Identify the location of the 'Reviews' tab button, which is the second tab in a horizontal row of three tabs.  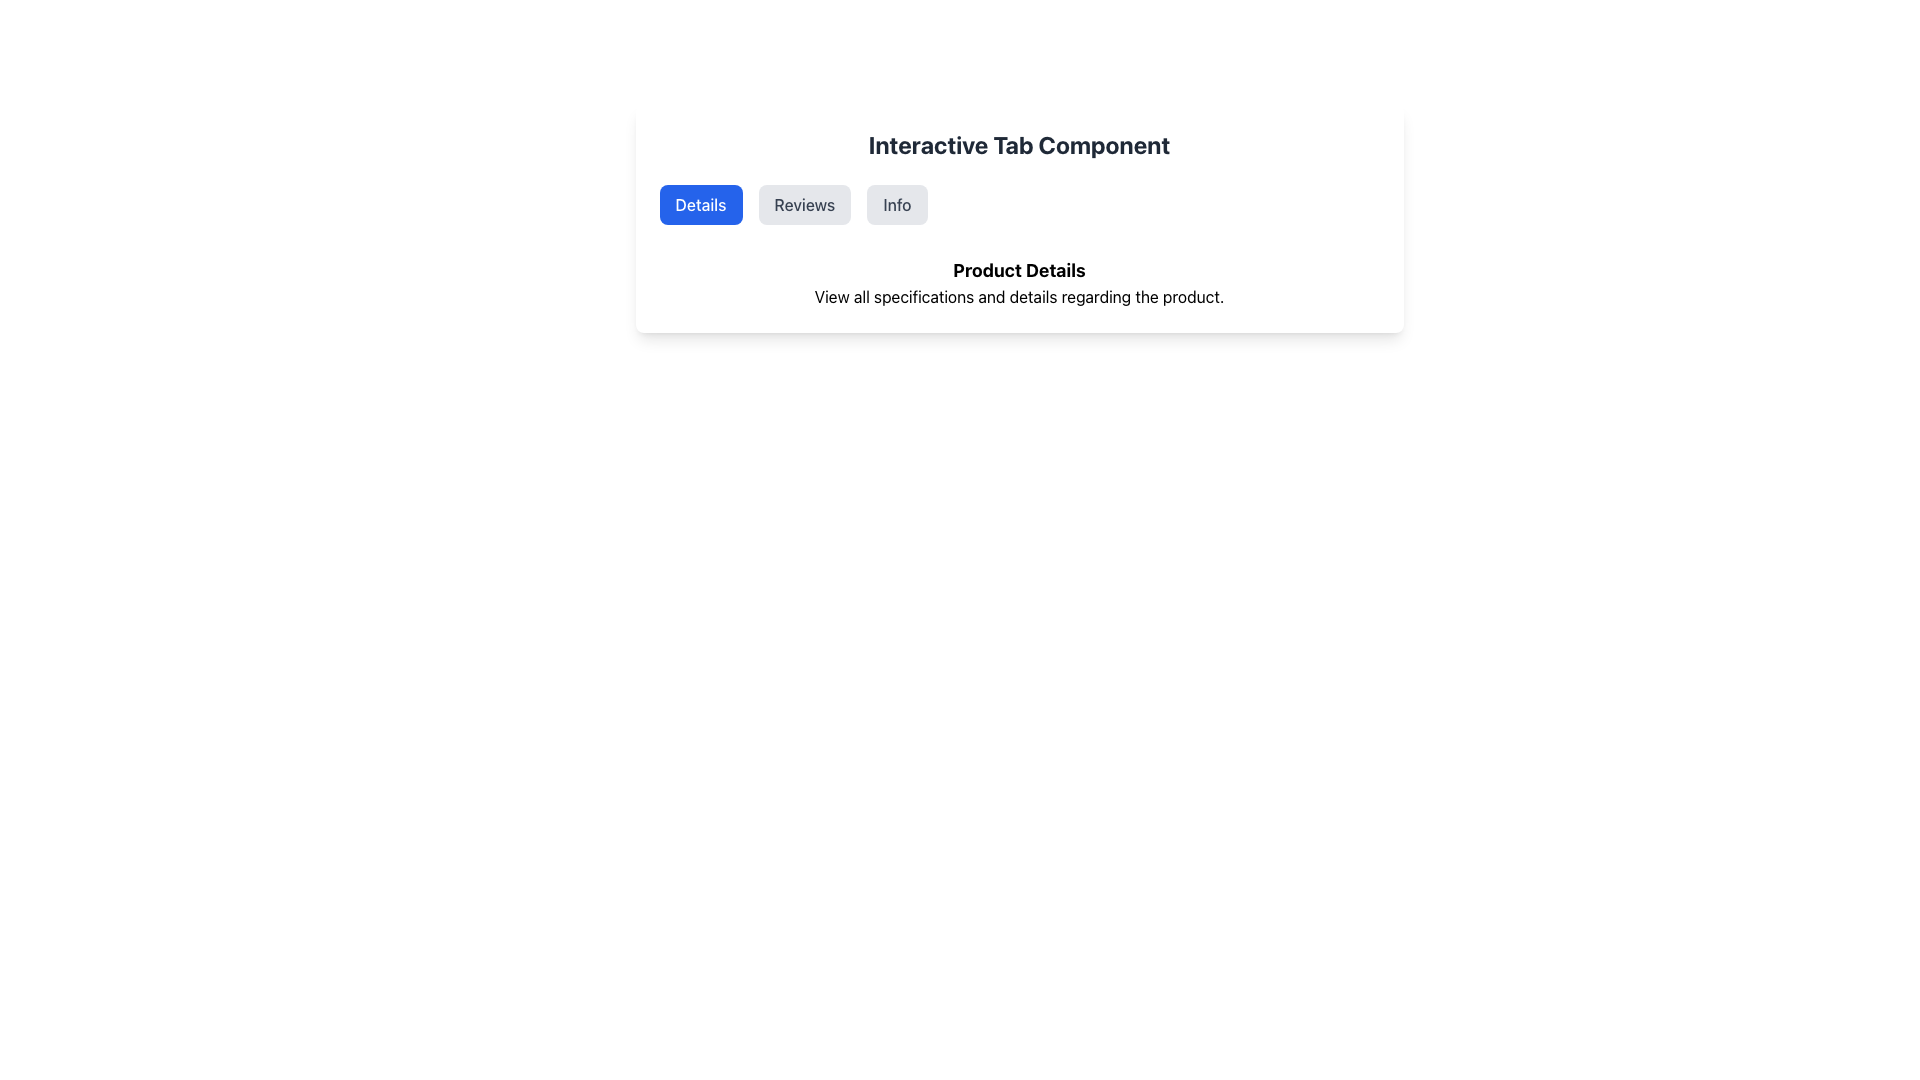
(804, 204).